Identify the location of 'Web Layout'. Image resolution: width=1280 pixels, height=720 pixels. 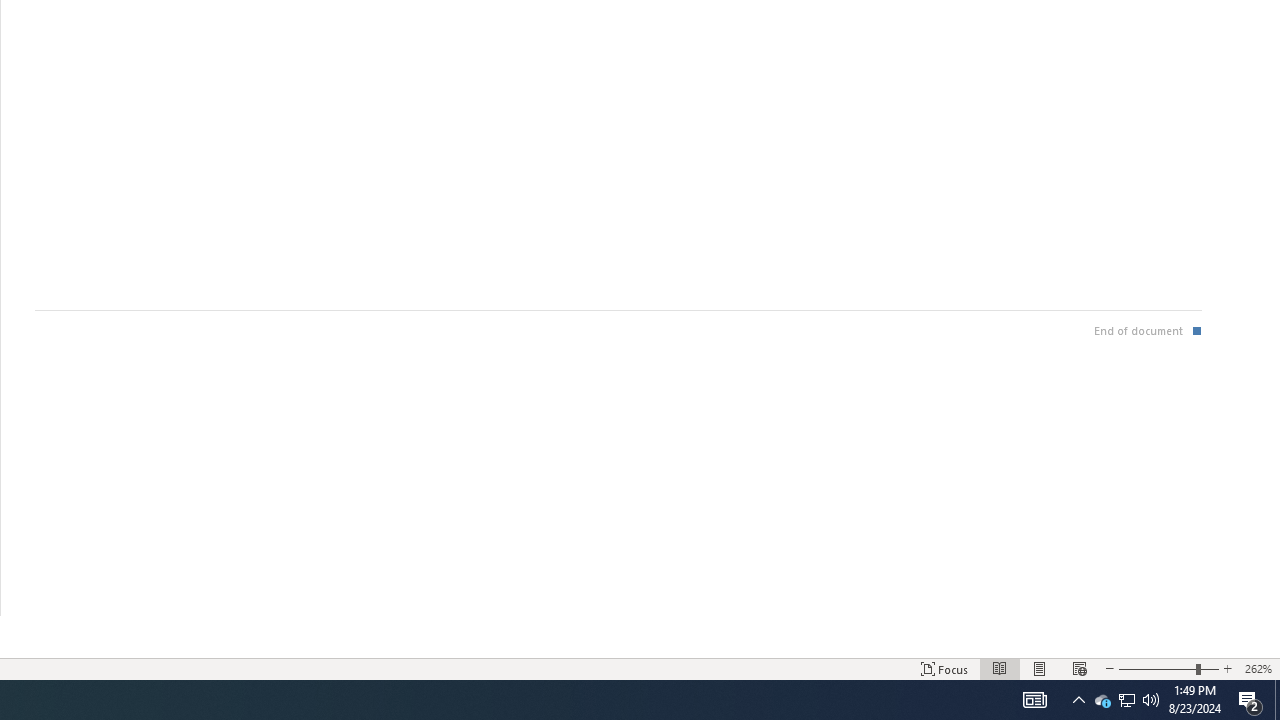
(1078, 669).